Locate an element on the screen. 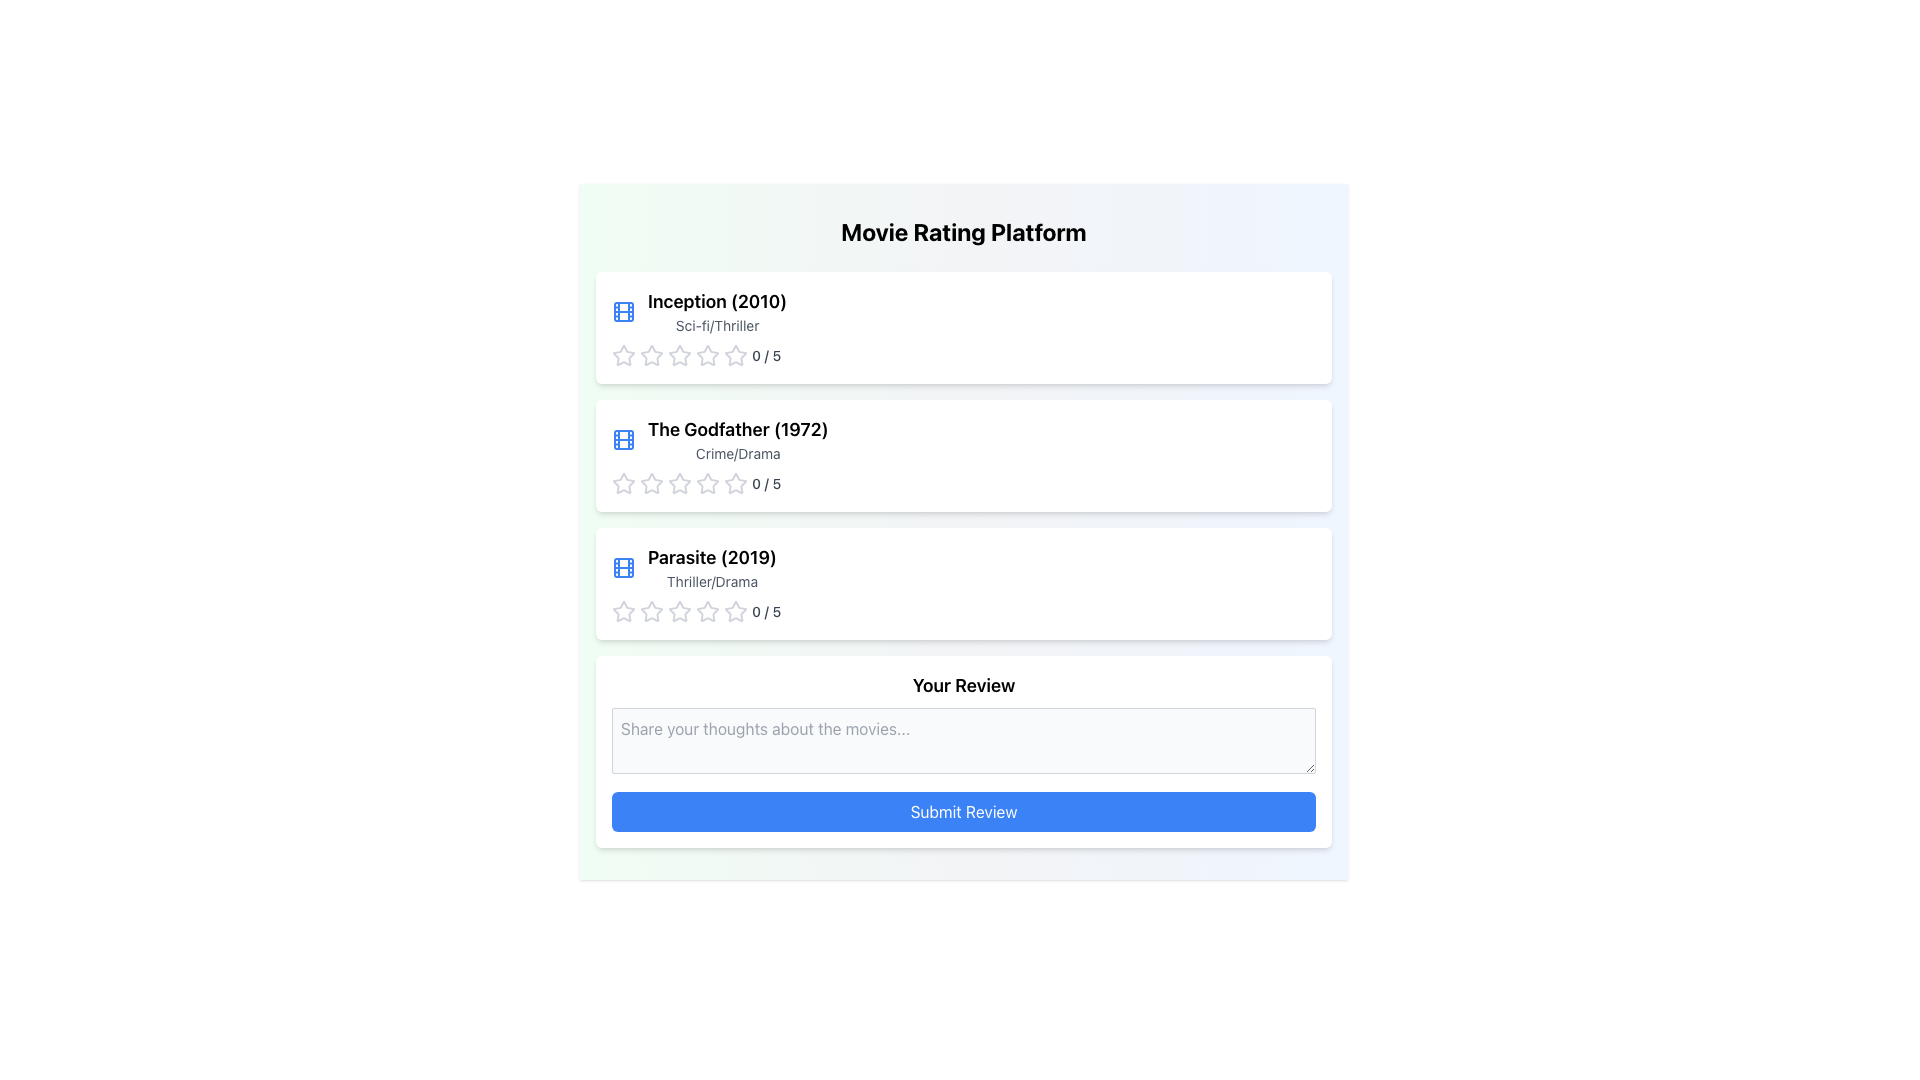  the fourth star rating icon for the movie 'Inception (2010)' to trigger a visual cue is located at coordinates (680, 354).